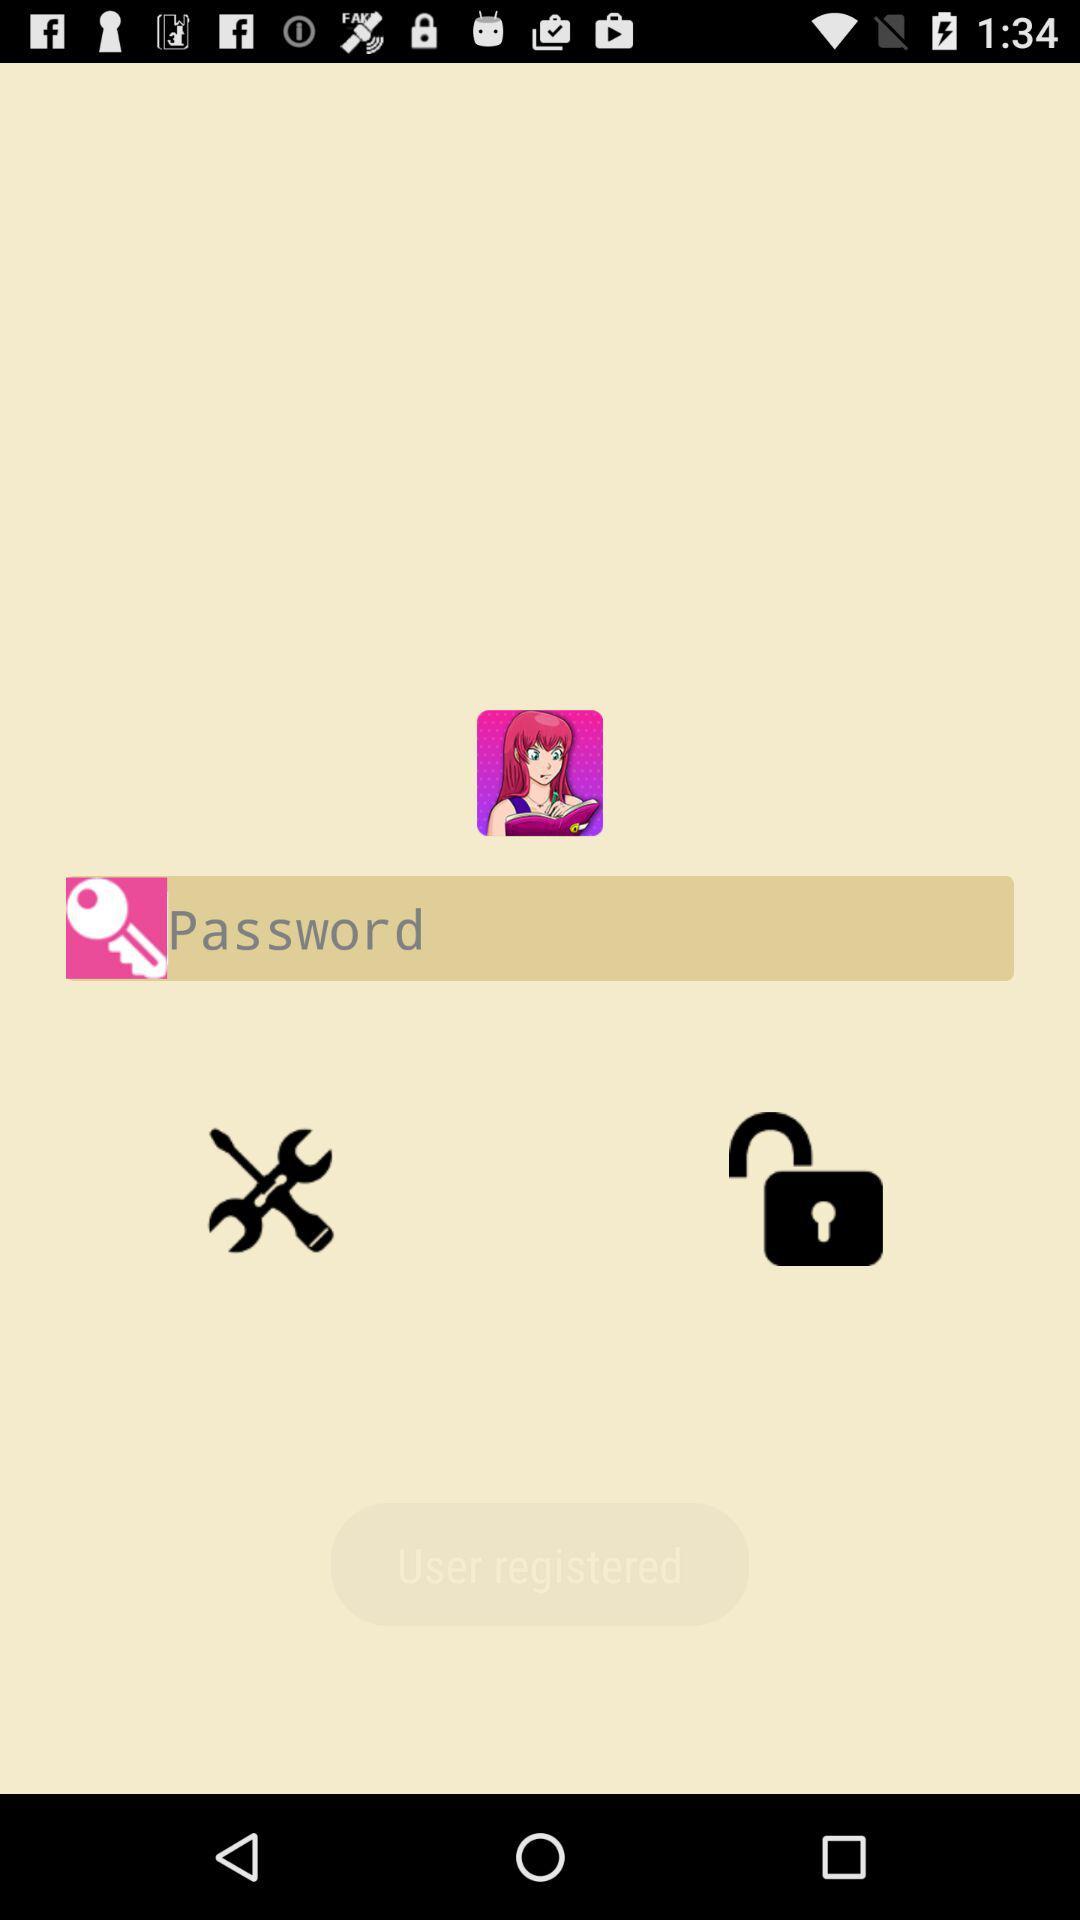 This screenshot has height=1920, width=1080. What do you see at coordinates (540, 927) in the screenshot?
I see `password` at bounding box center [540, 927].